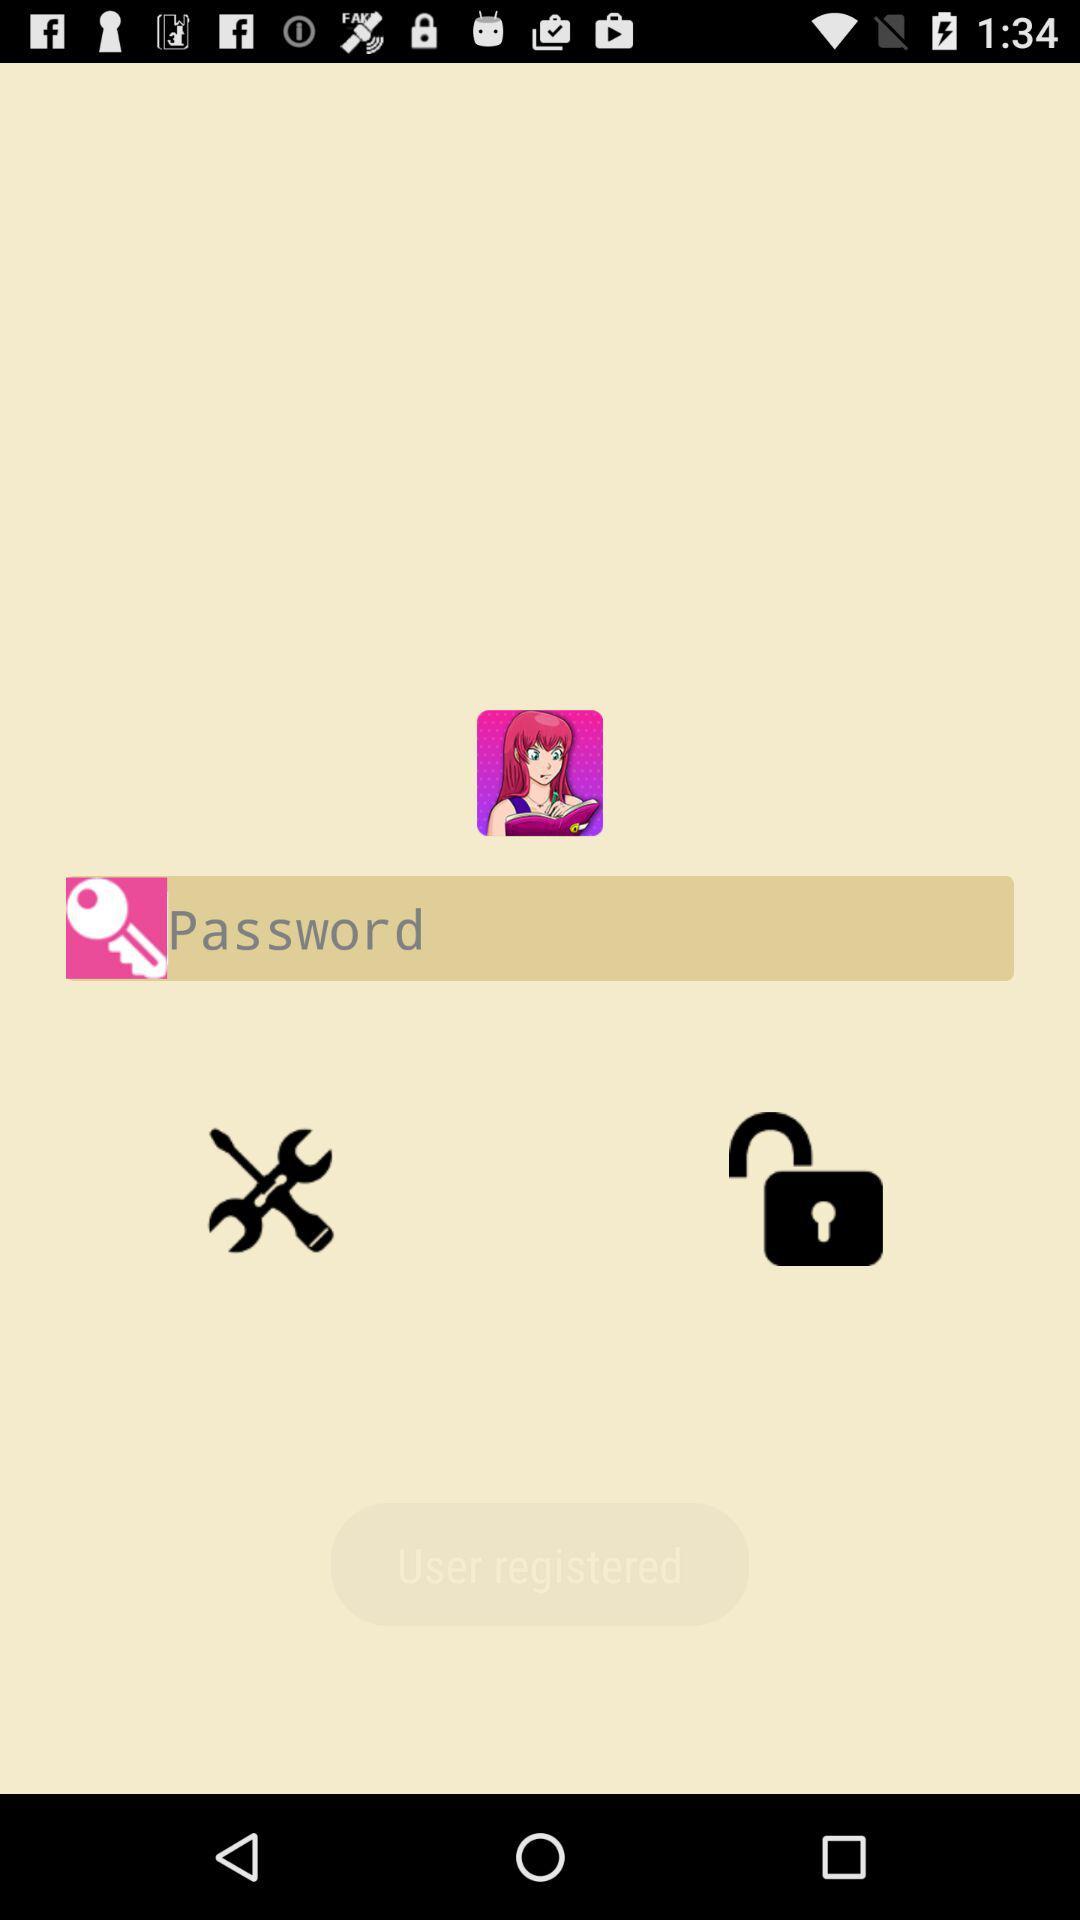 This screenshot has height=1920, width=1080. What do you see at coordinates (540, 927) in the screenshot?
I see `password` at bounding box center [540, 927].